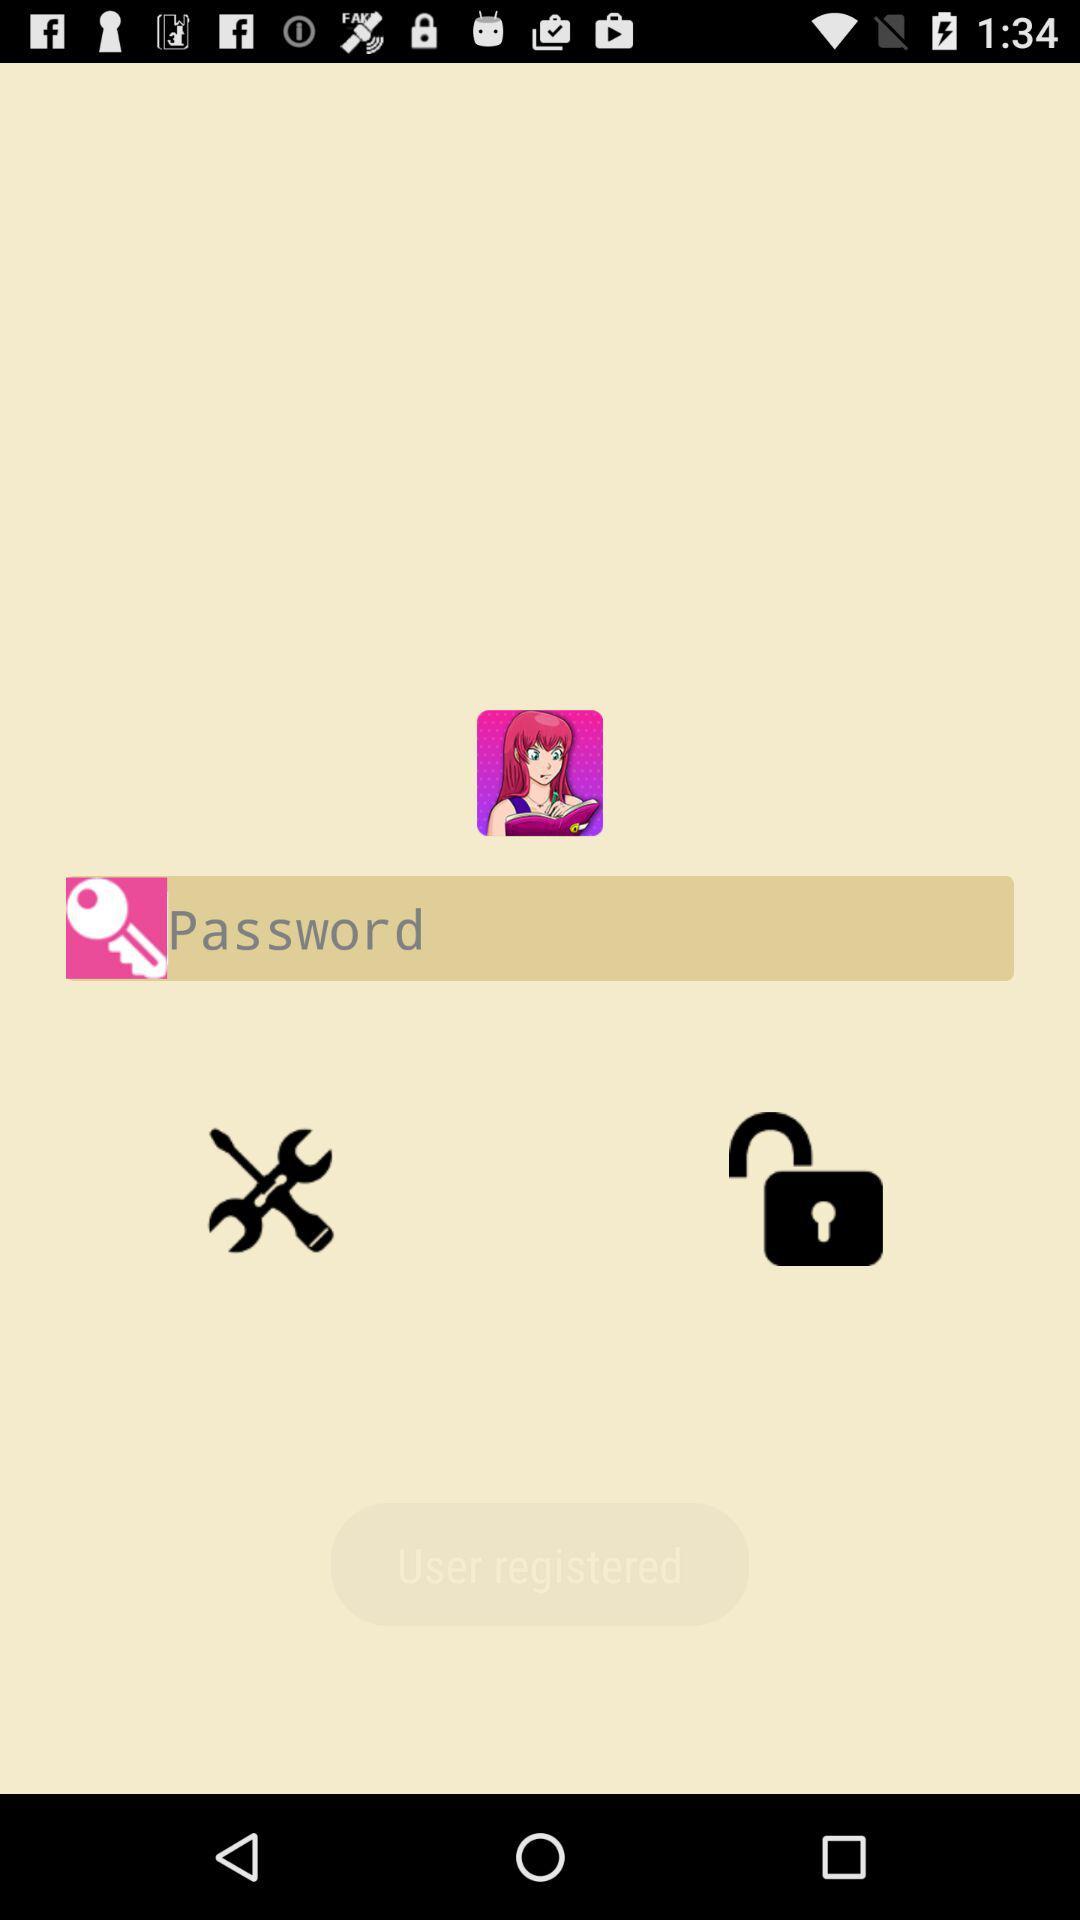 This screenshot has height=1920, width=1080. What do you see at coordinates (540, 927) in the screenshot?
I see `password` at bounding box center [540, 927].